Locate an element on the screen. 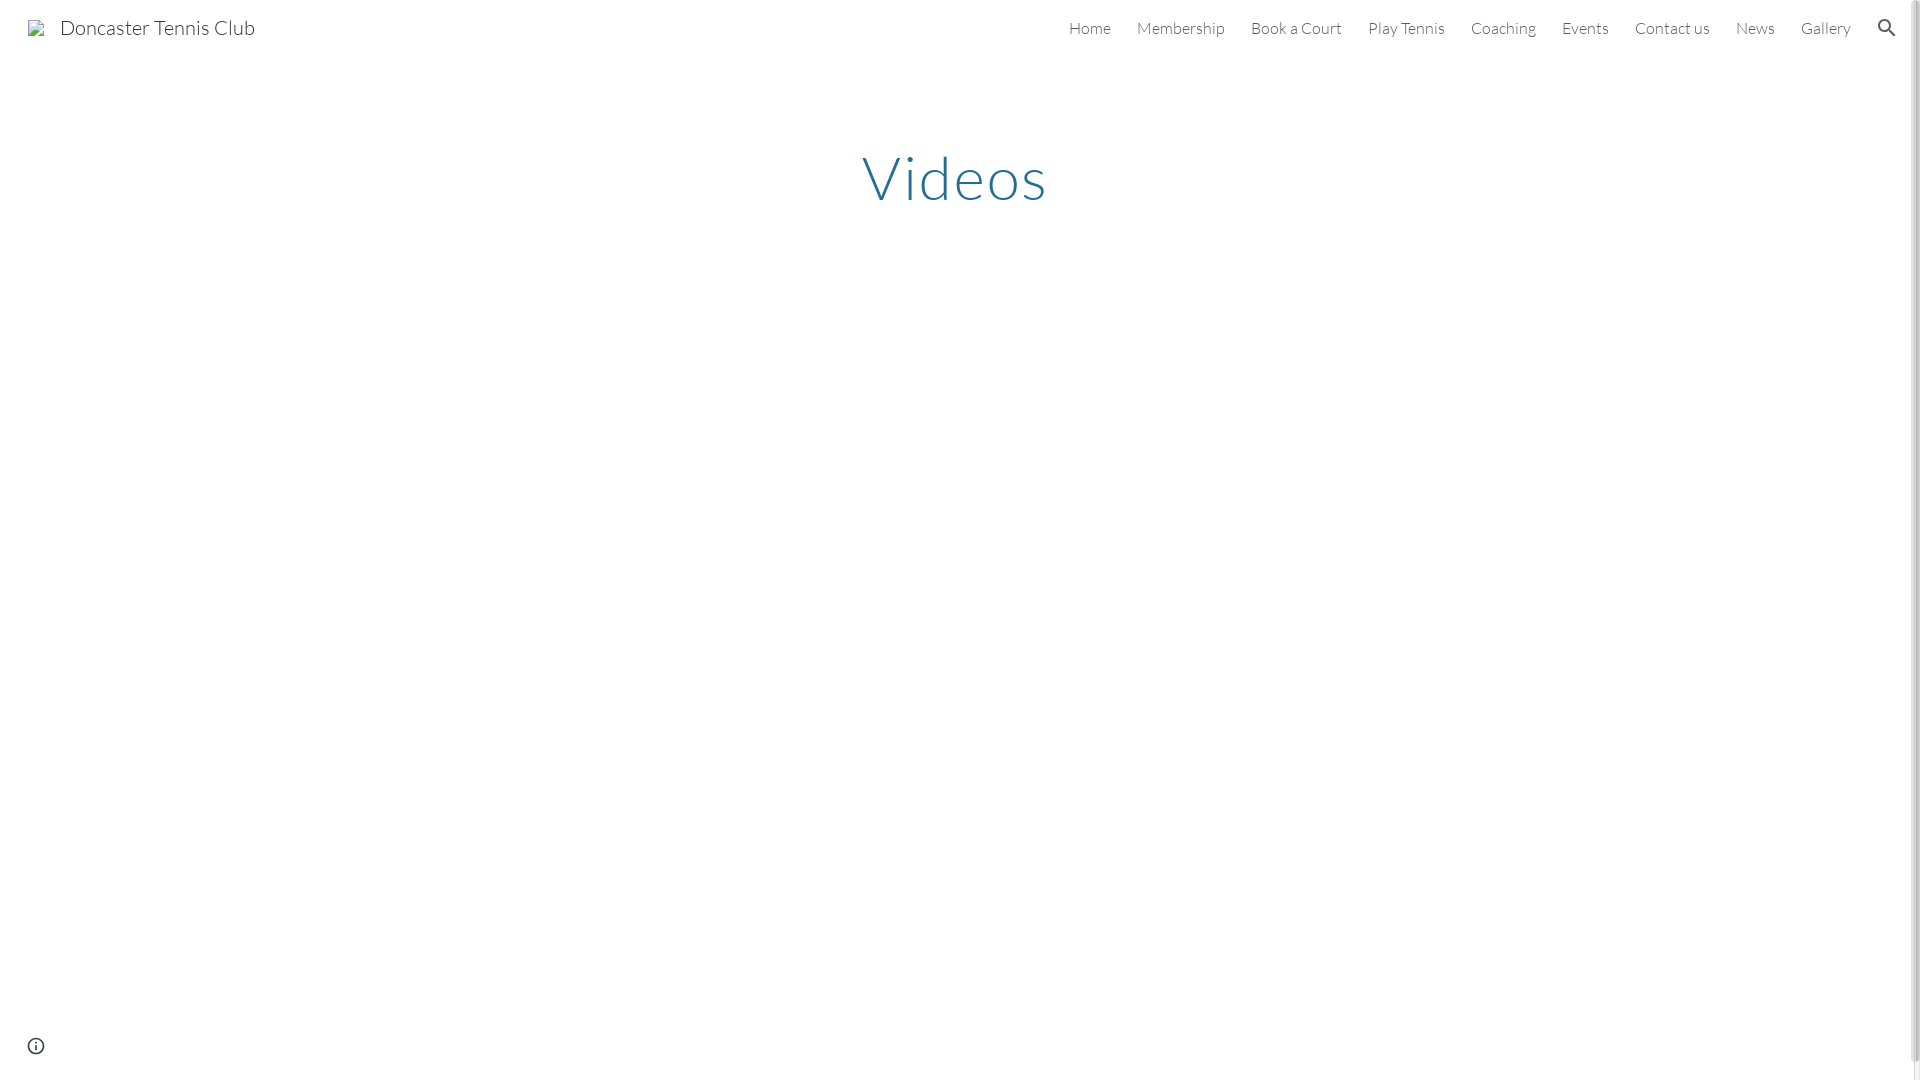 The image size is (1920, 1080). 'Events' is located at coordinates (1584, 27).